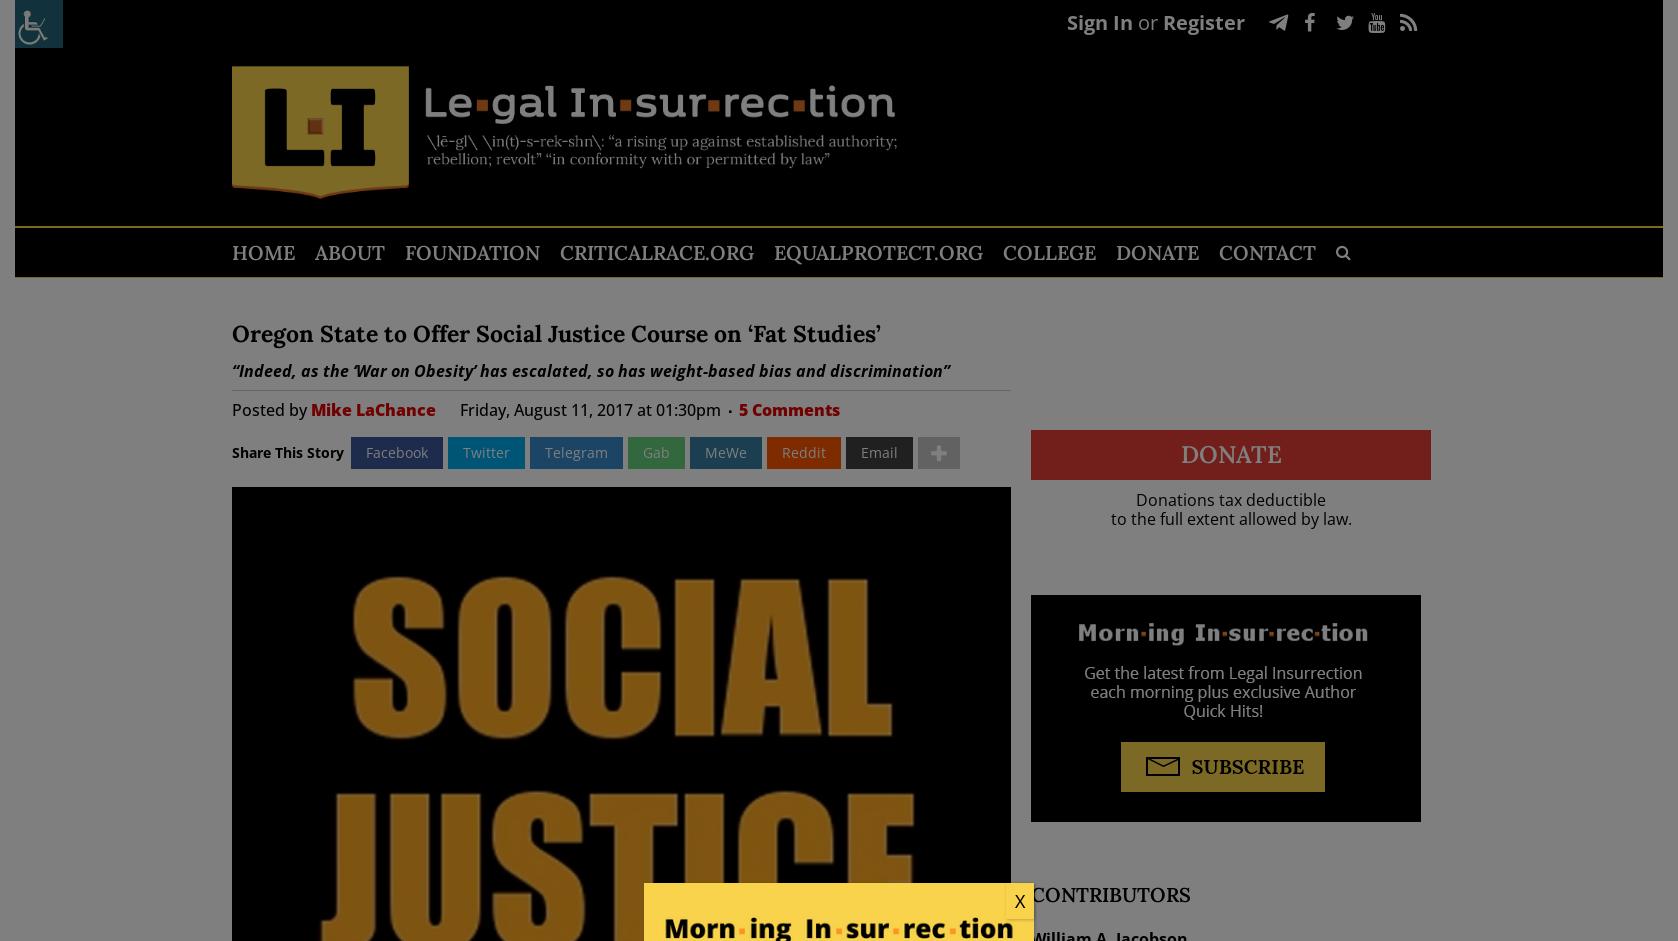  What do you see at coordinates (1230, 518) in the screenshot?
I see `'to the full extent allowed by law.'` at bounding box center [1230, 518].